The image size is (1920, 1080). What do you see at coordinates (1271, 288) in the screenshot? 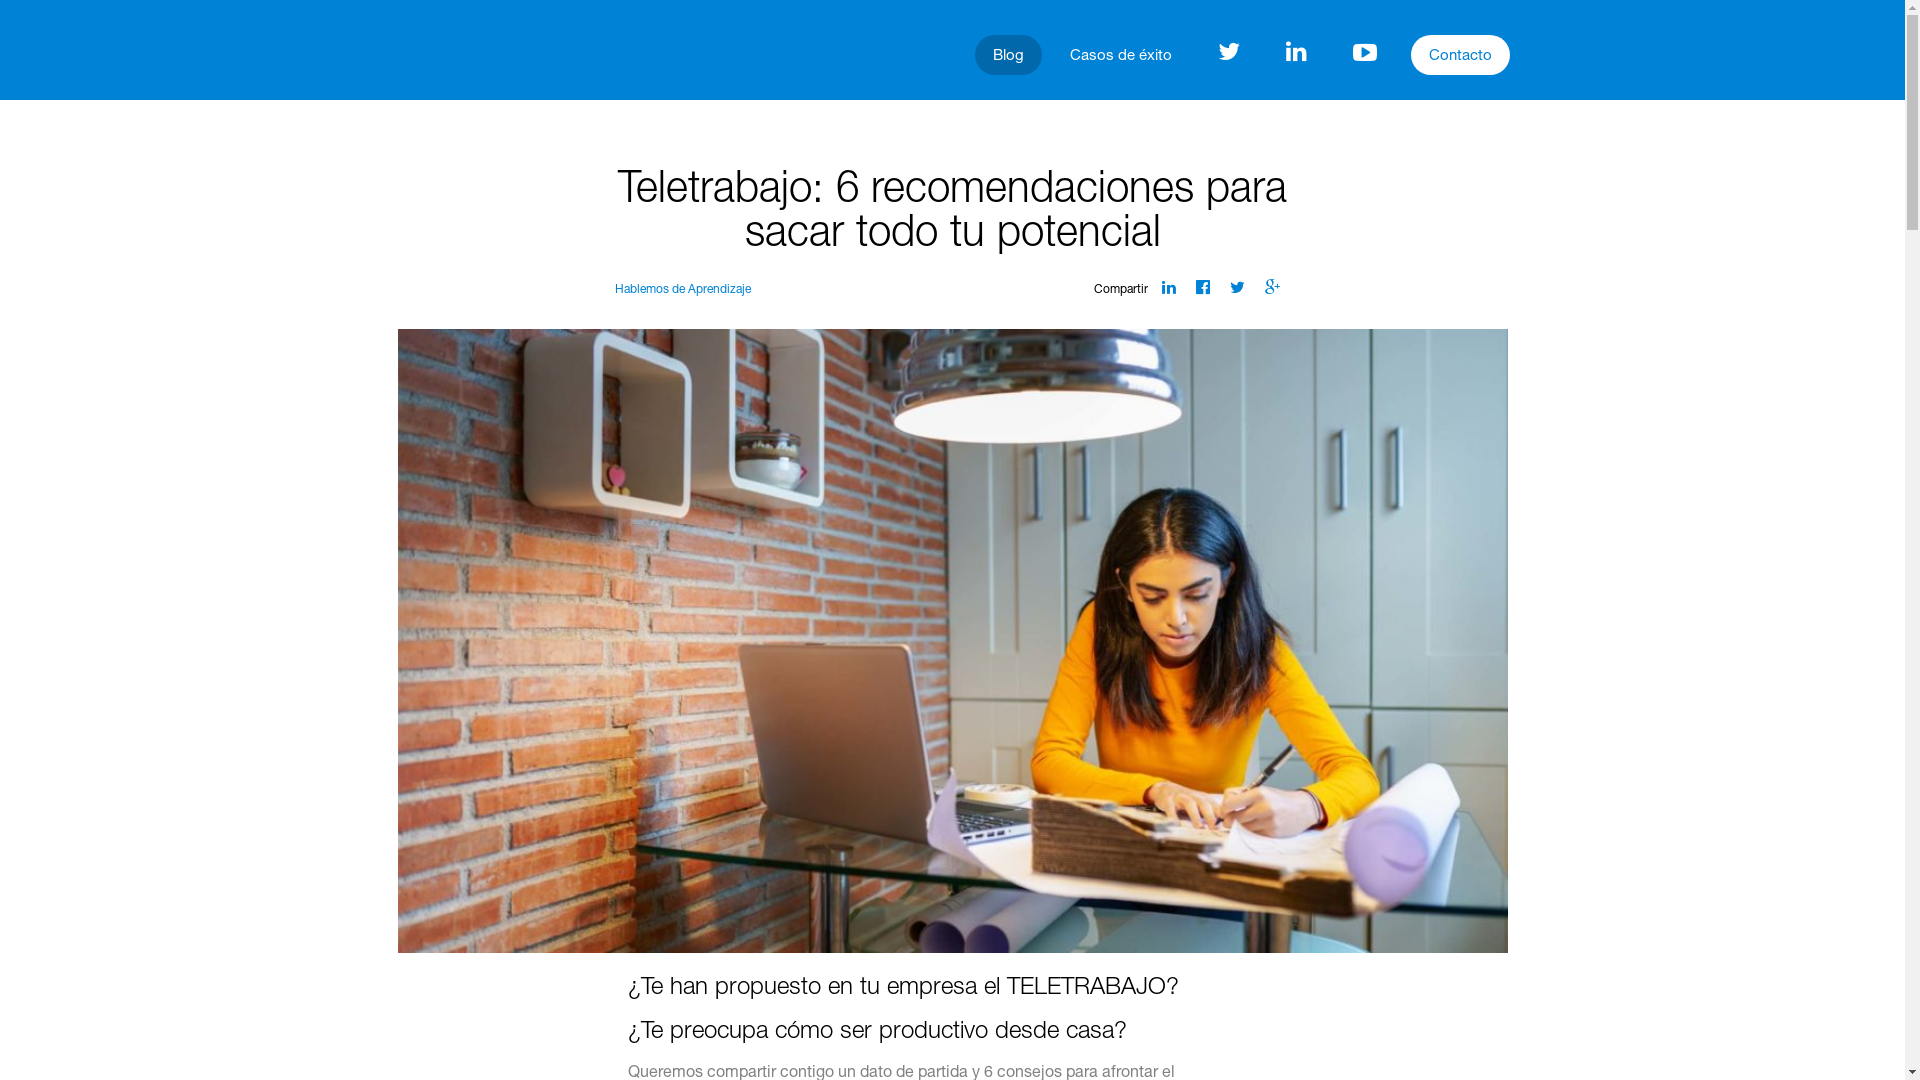
I see `'Google+'` at bounding box center [1271, 288].